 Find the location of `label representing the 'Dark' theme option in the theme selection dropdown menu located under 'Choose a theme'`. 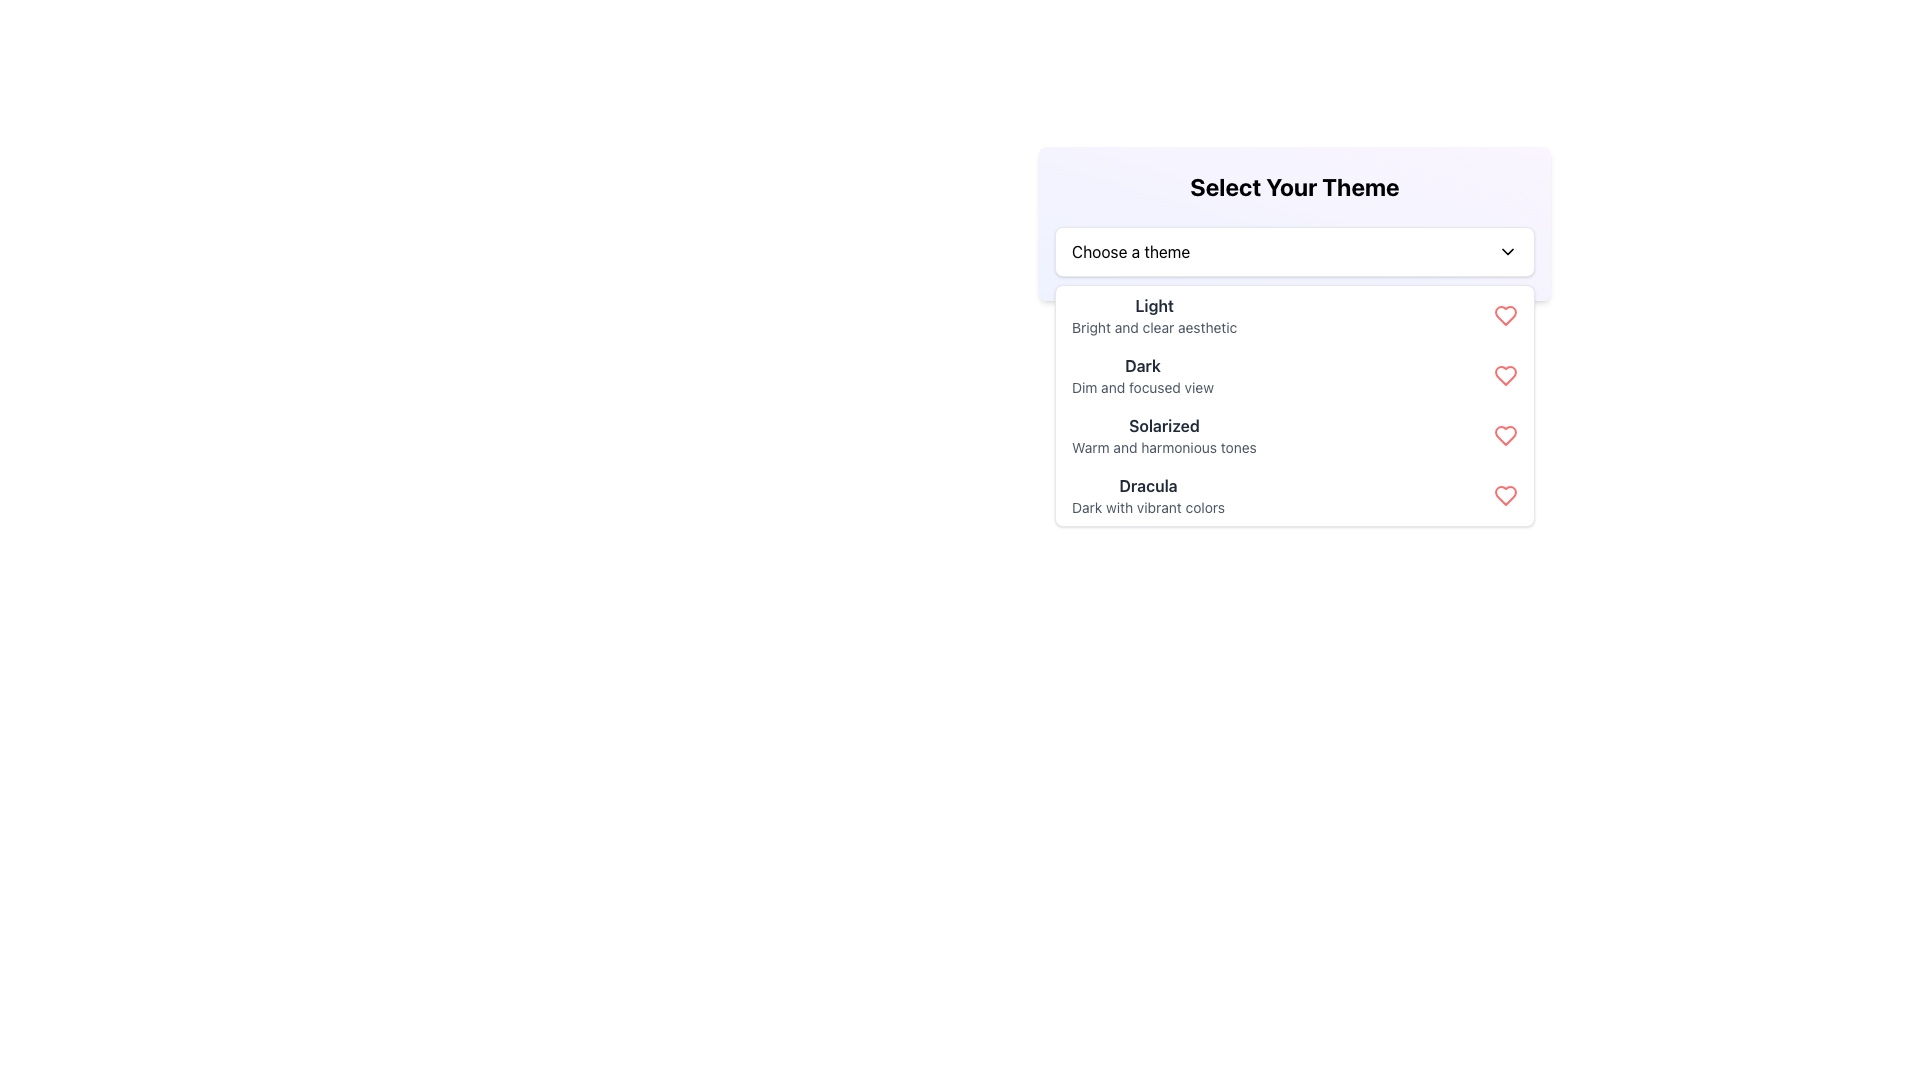

label representing the 'Dark' theme option in the theme selection dropdown menu located under 'Choose a theme' is located at coordinates (1142, 366).